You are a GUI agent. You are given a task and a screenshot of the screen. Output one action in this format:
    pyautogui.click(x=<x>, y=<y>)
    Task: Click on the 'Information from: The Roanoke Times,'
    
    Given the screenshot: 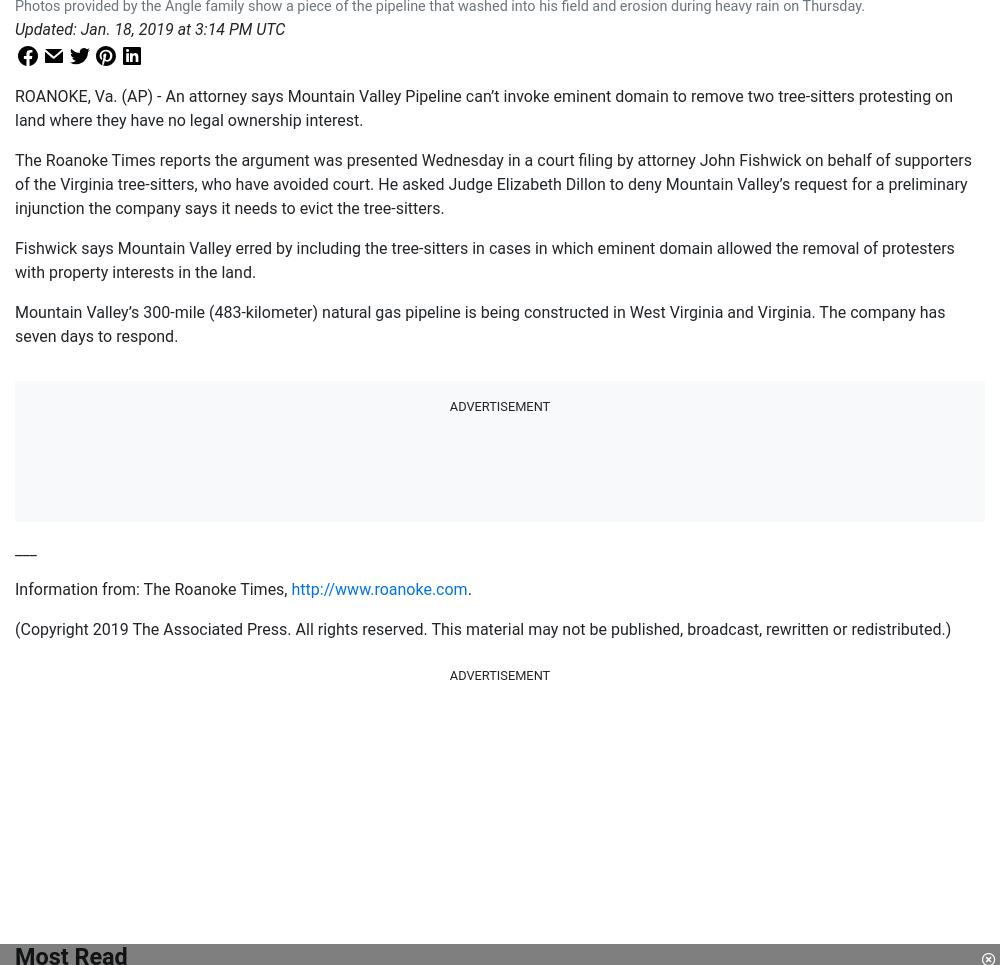 What is the action you would take?
    pyautogui.click(x=153, y=589)
    